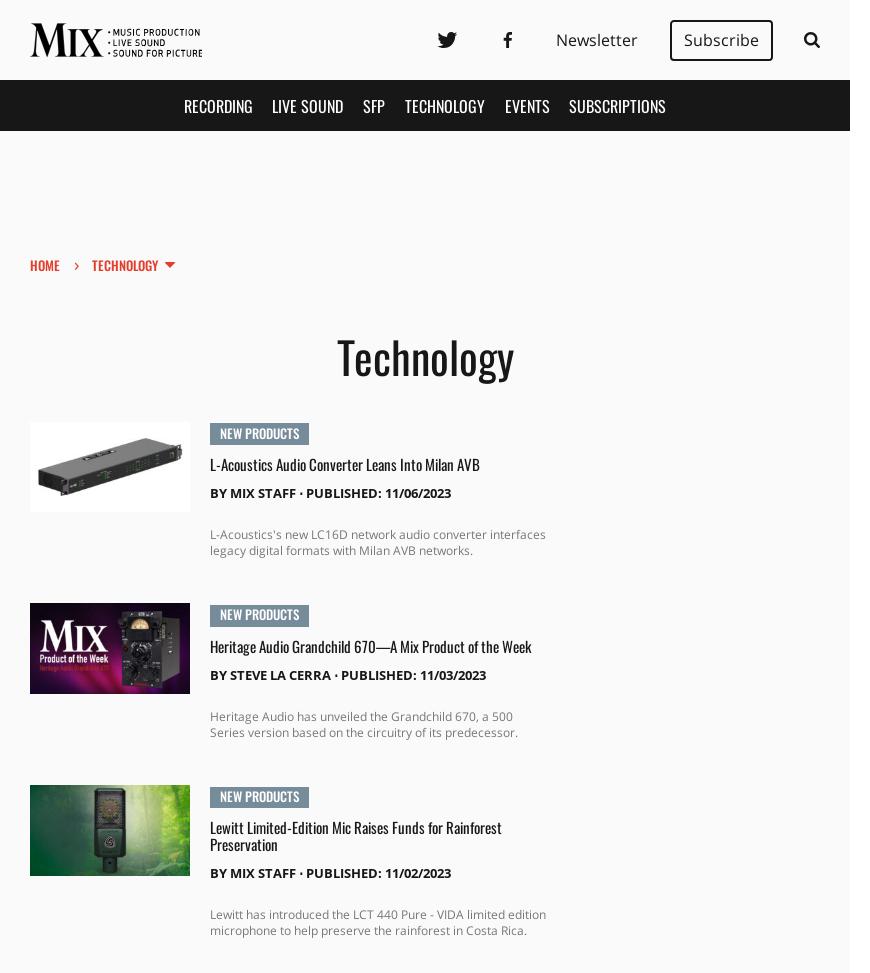 The height and width of the screenshot is (973, 870). I want to click on 'Live Sound', so click(307, 104).